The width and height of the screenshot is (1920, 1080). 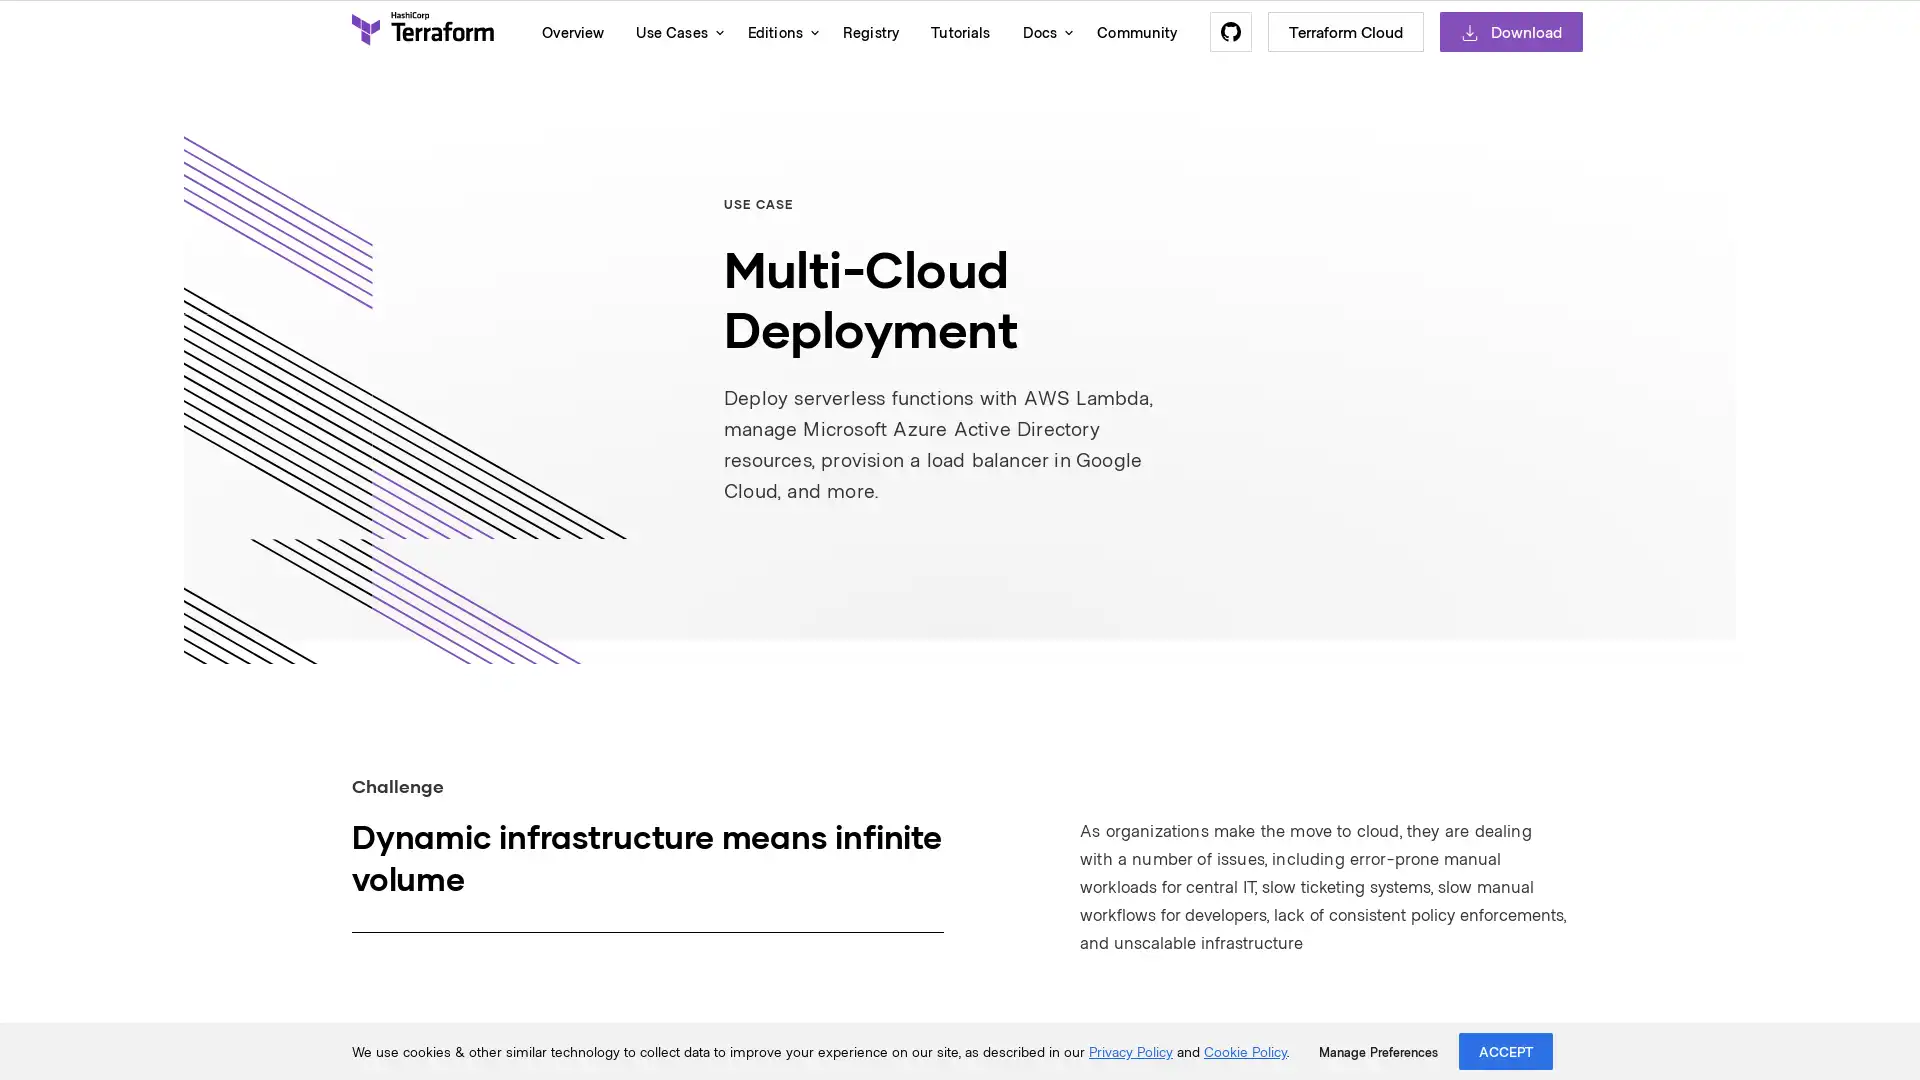 I want to click on ACCEPT, so click(x=1506, y=1050).